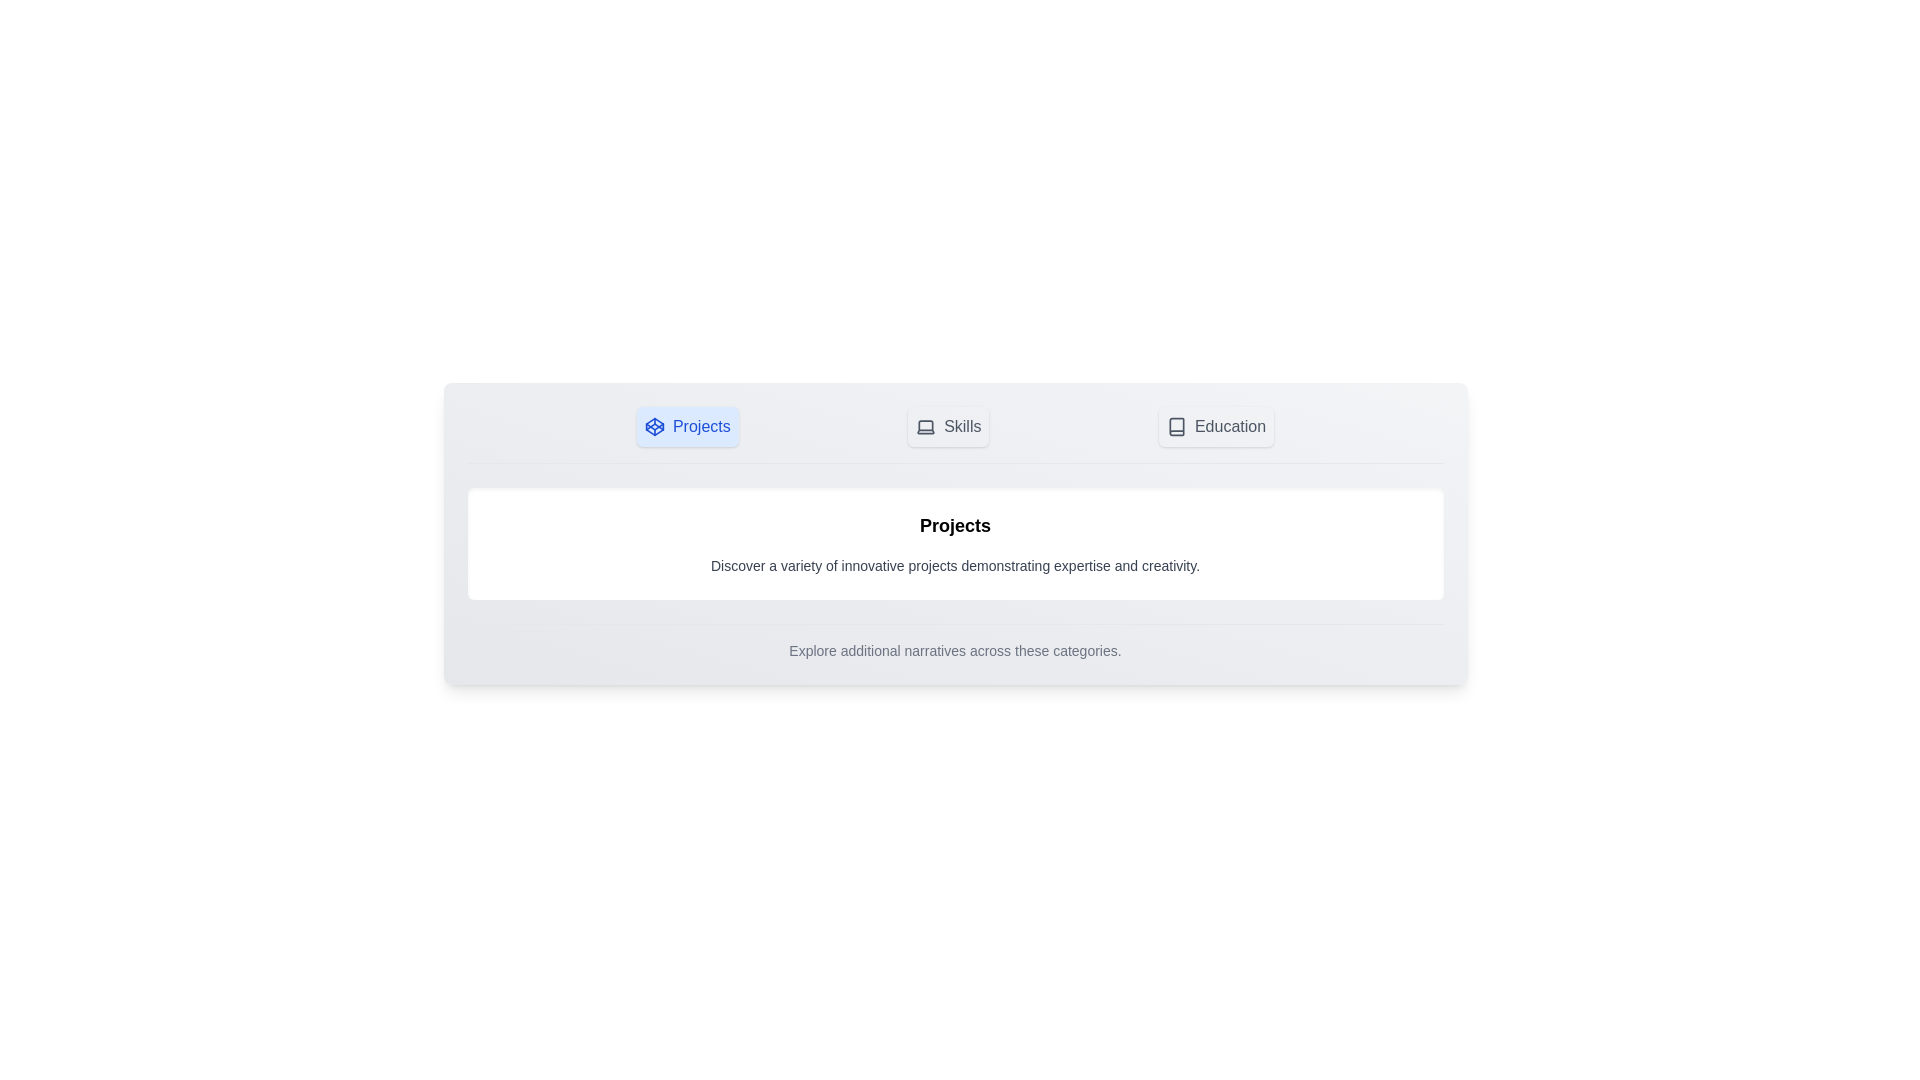  Describe the element at coordinates (947, 426) in the screenshot. I see `the 'Skills' button, which features a laptop icon and is located centrally among buttons labeled 'Projects', 'Skills', and 'Education'` at that location.